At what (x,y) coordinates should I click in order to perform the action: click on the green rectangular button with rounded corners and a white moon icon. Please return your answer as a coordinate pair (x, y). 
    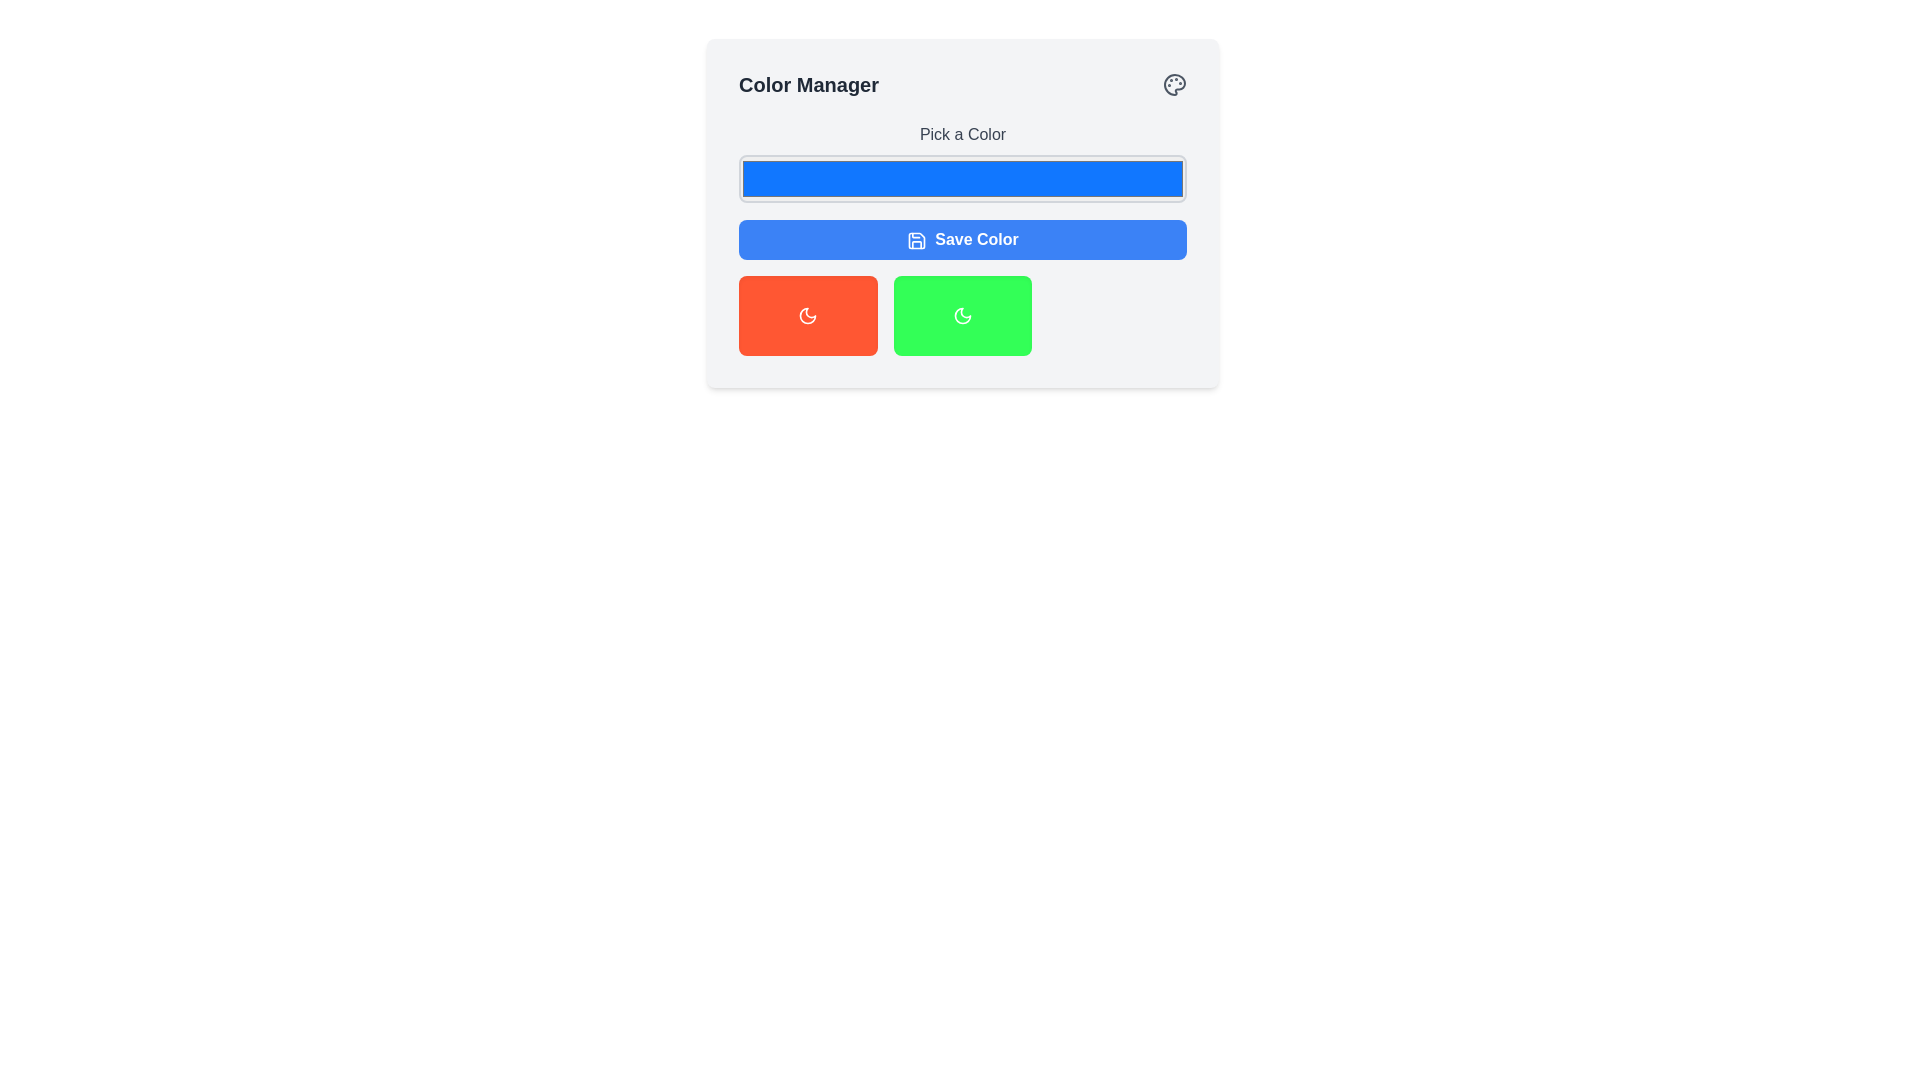
    Looking at the image, I should click on (963, 315).